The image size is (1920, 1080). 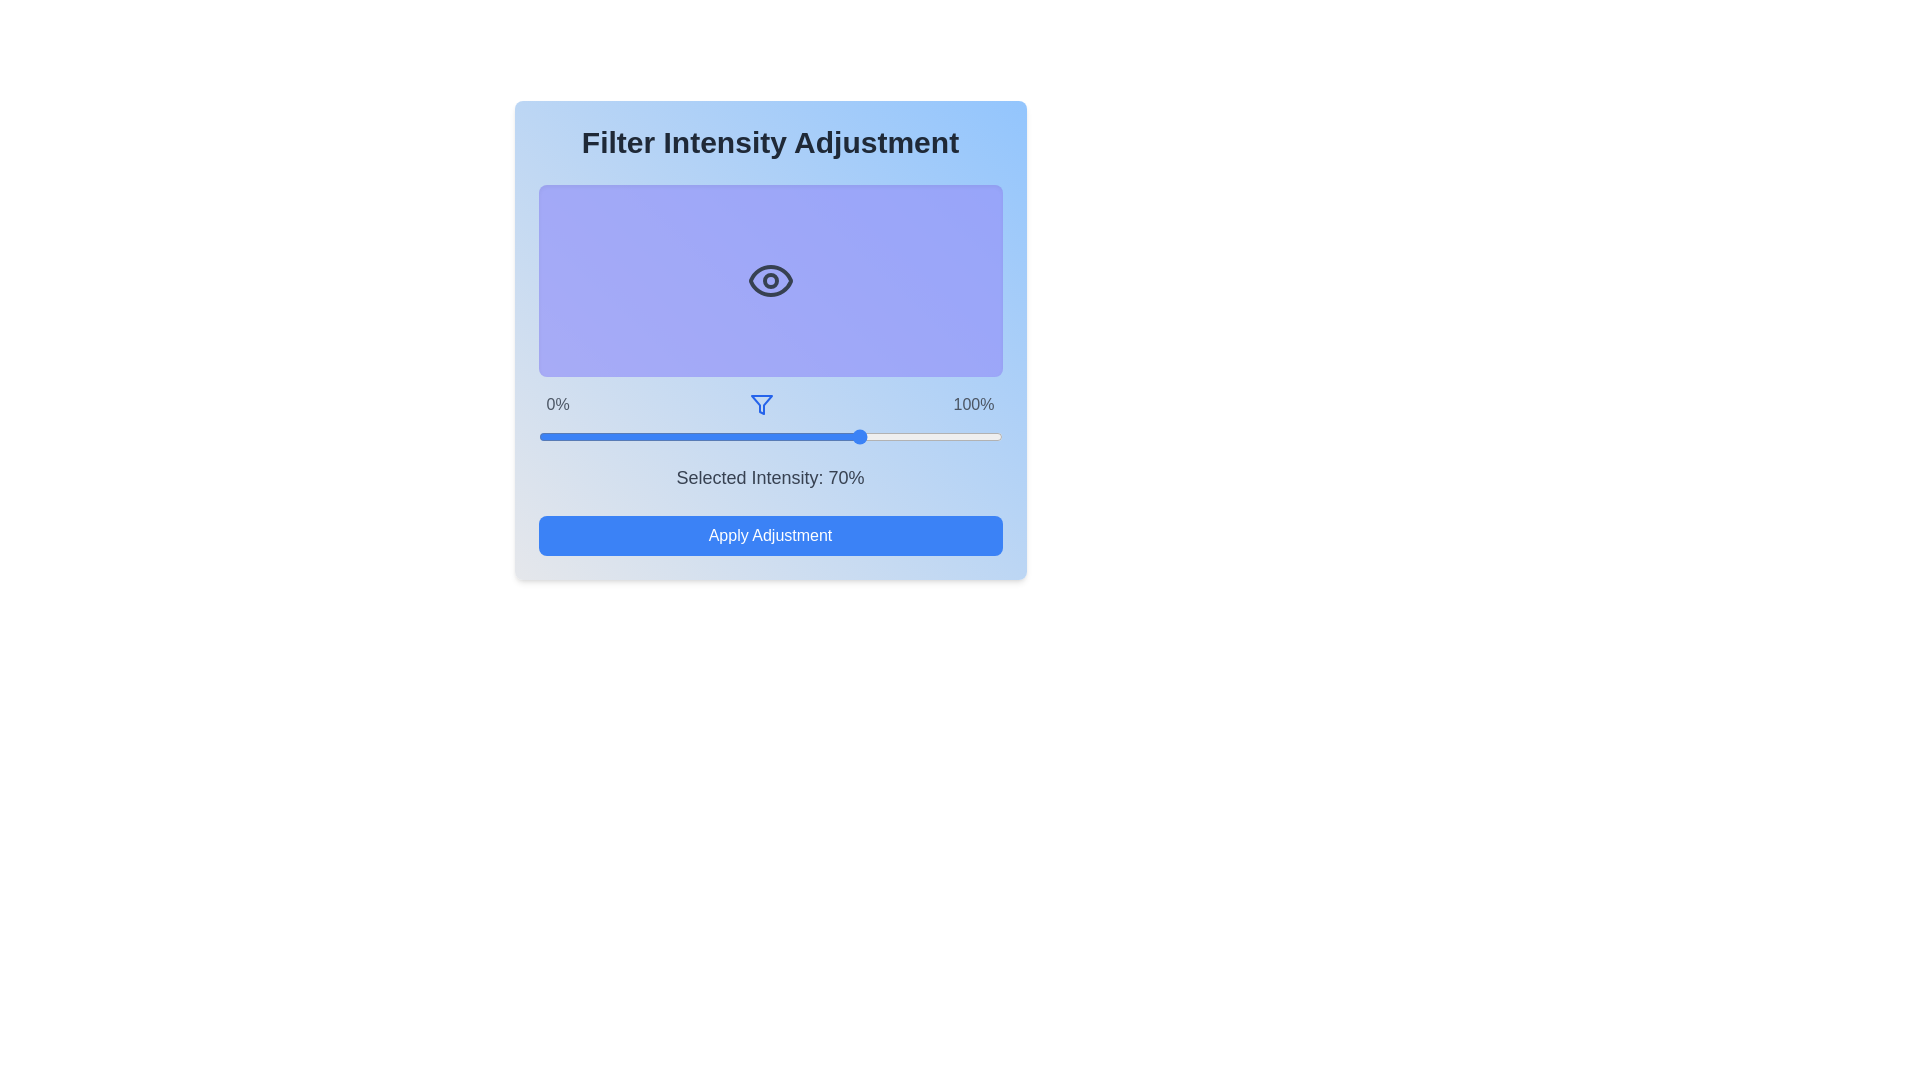 I want to click on the eye icon to interact with it, so click(x=769, y=281).